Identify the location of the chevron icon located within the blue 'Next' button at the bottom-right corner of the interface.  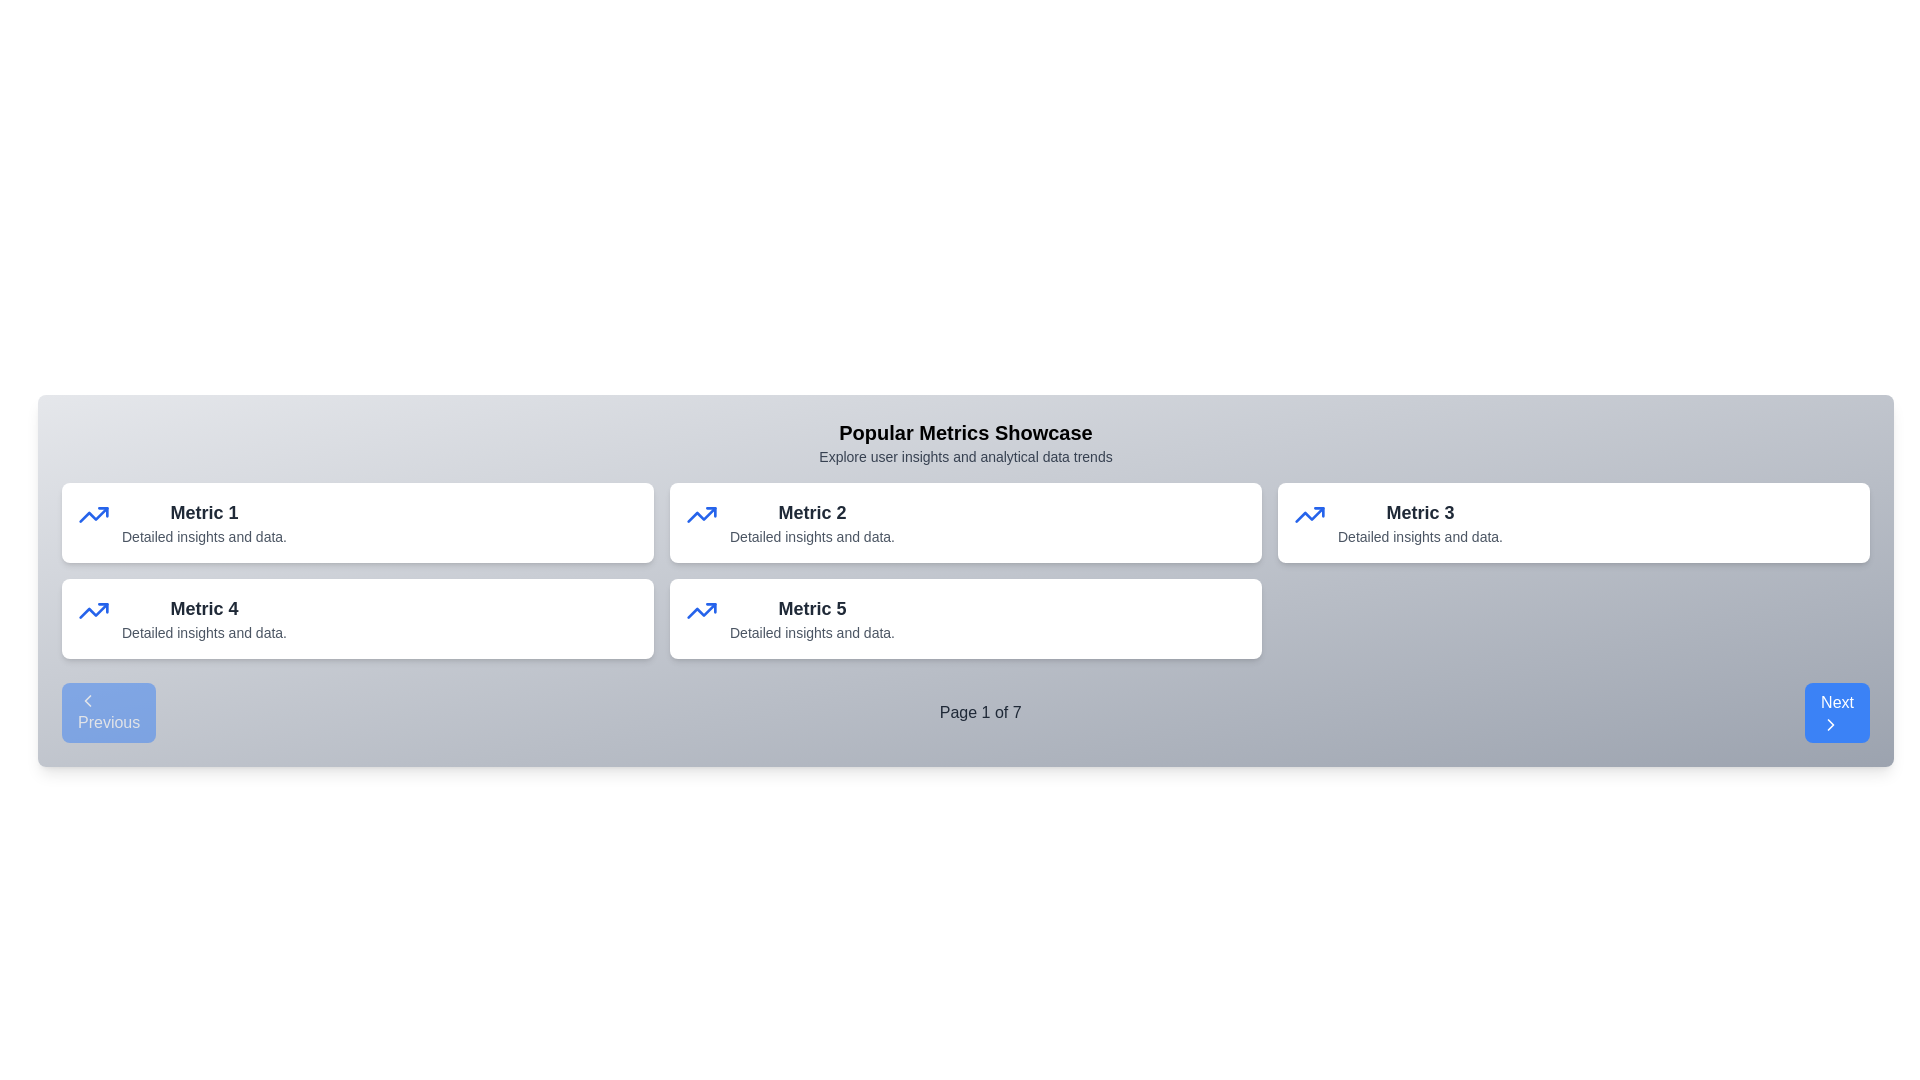
(1831, 725).